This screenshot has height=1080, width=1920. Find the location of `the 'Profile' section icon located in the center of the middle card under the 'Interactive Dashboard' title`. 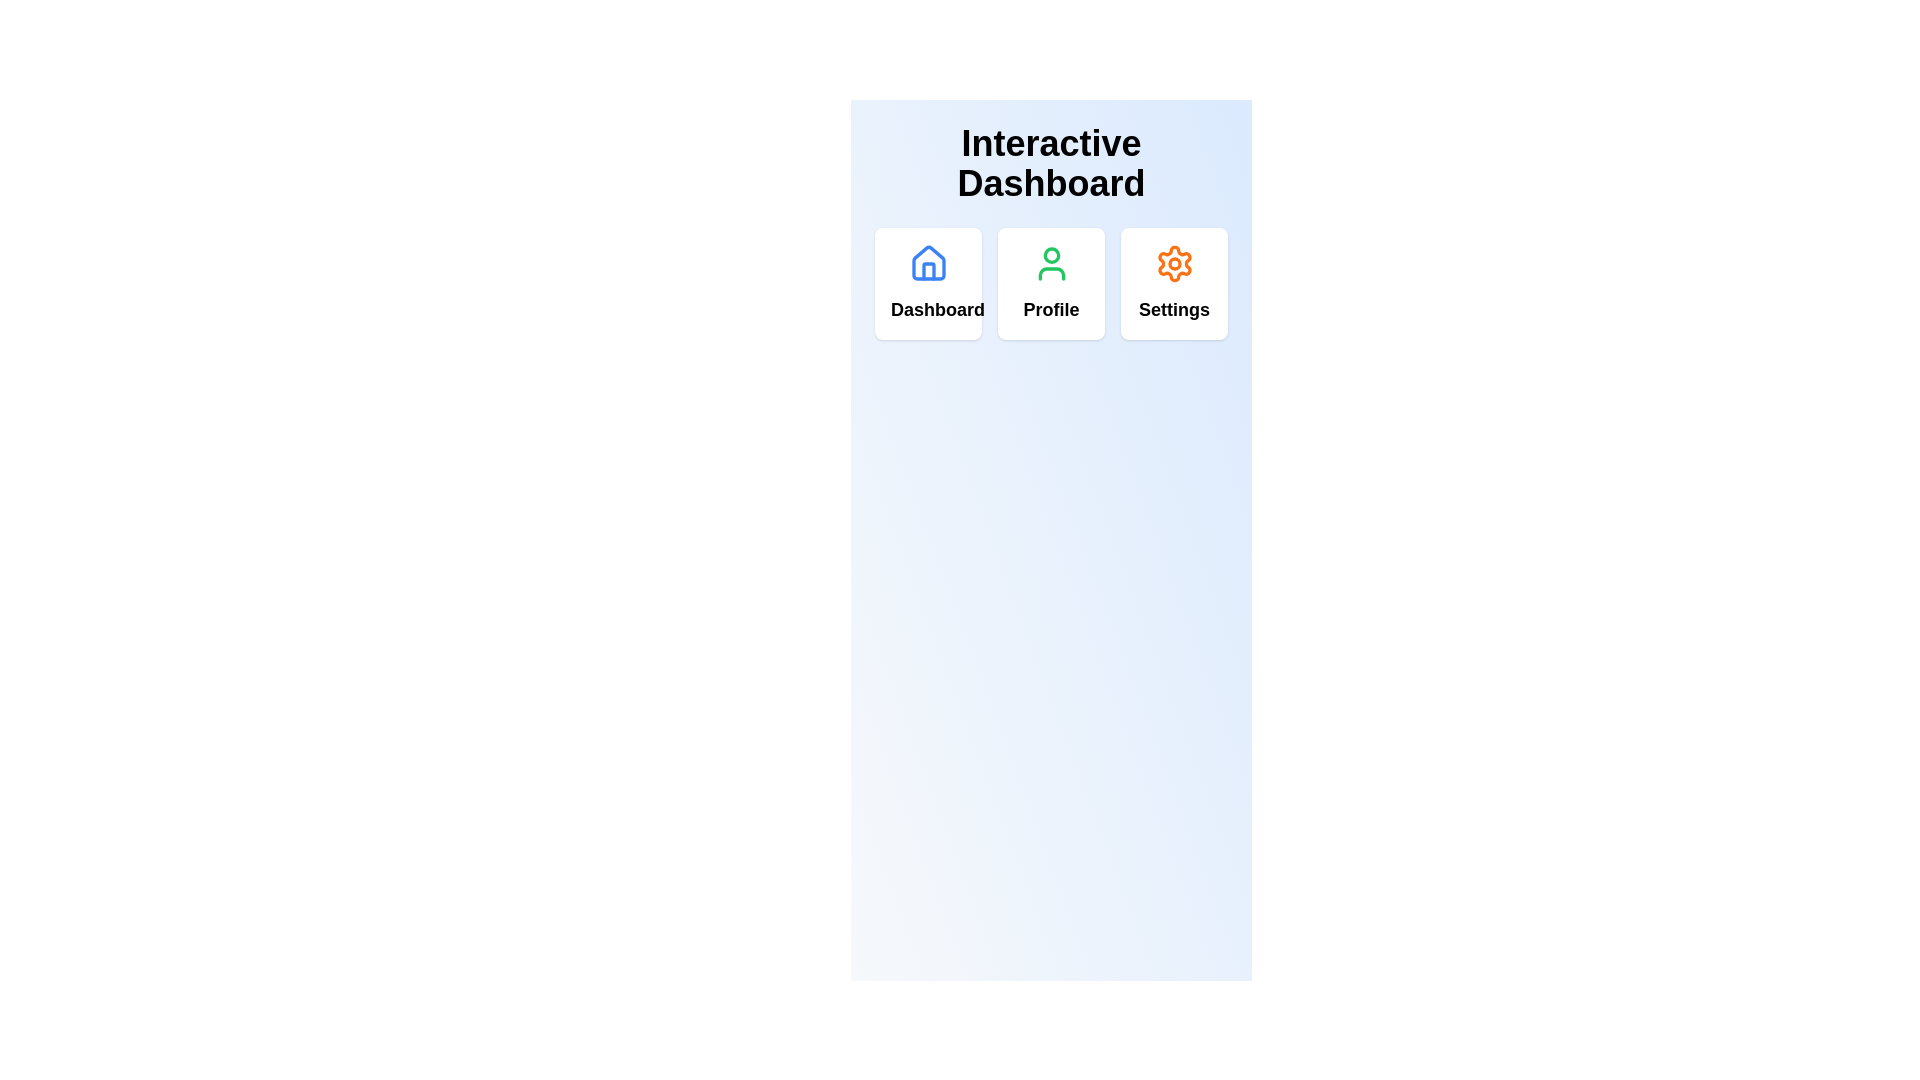

the 'Profile' section icon located in the center of the middle card under the 'Interactive Dashboard' title is located at coordinates (1050, 262).